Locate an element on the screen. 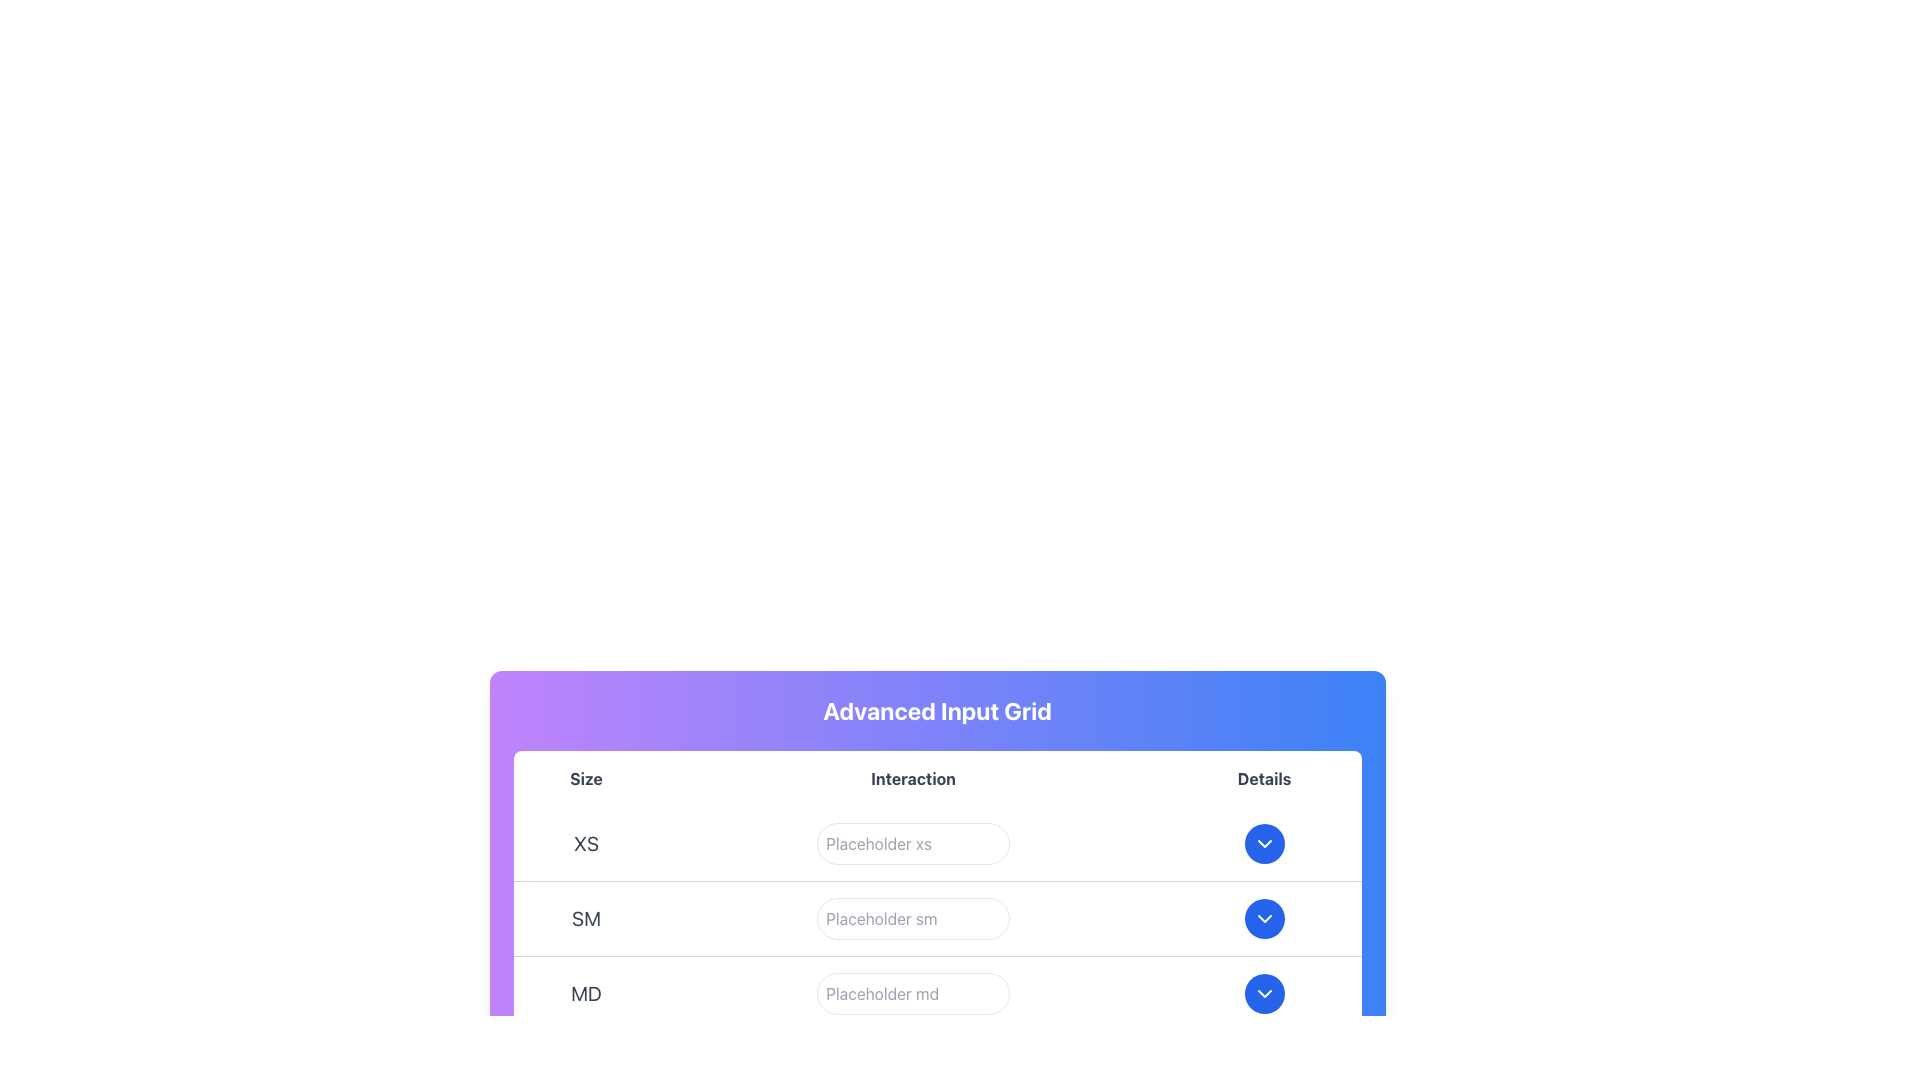  the 'Interaction' text label, which is the second header in a row of three in the grid layout, indicating the nature of the data below is located at coordinates (936, 778).